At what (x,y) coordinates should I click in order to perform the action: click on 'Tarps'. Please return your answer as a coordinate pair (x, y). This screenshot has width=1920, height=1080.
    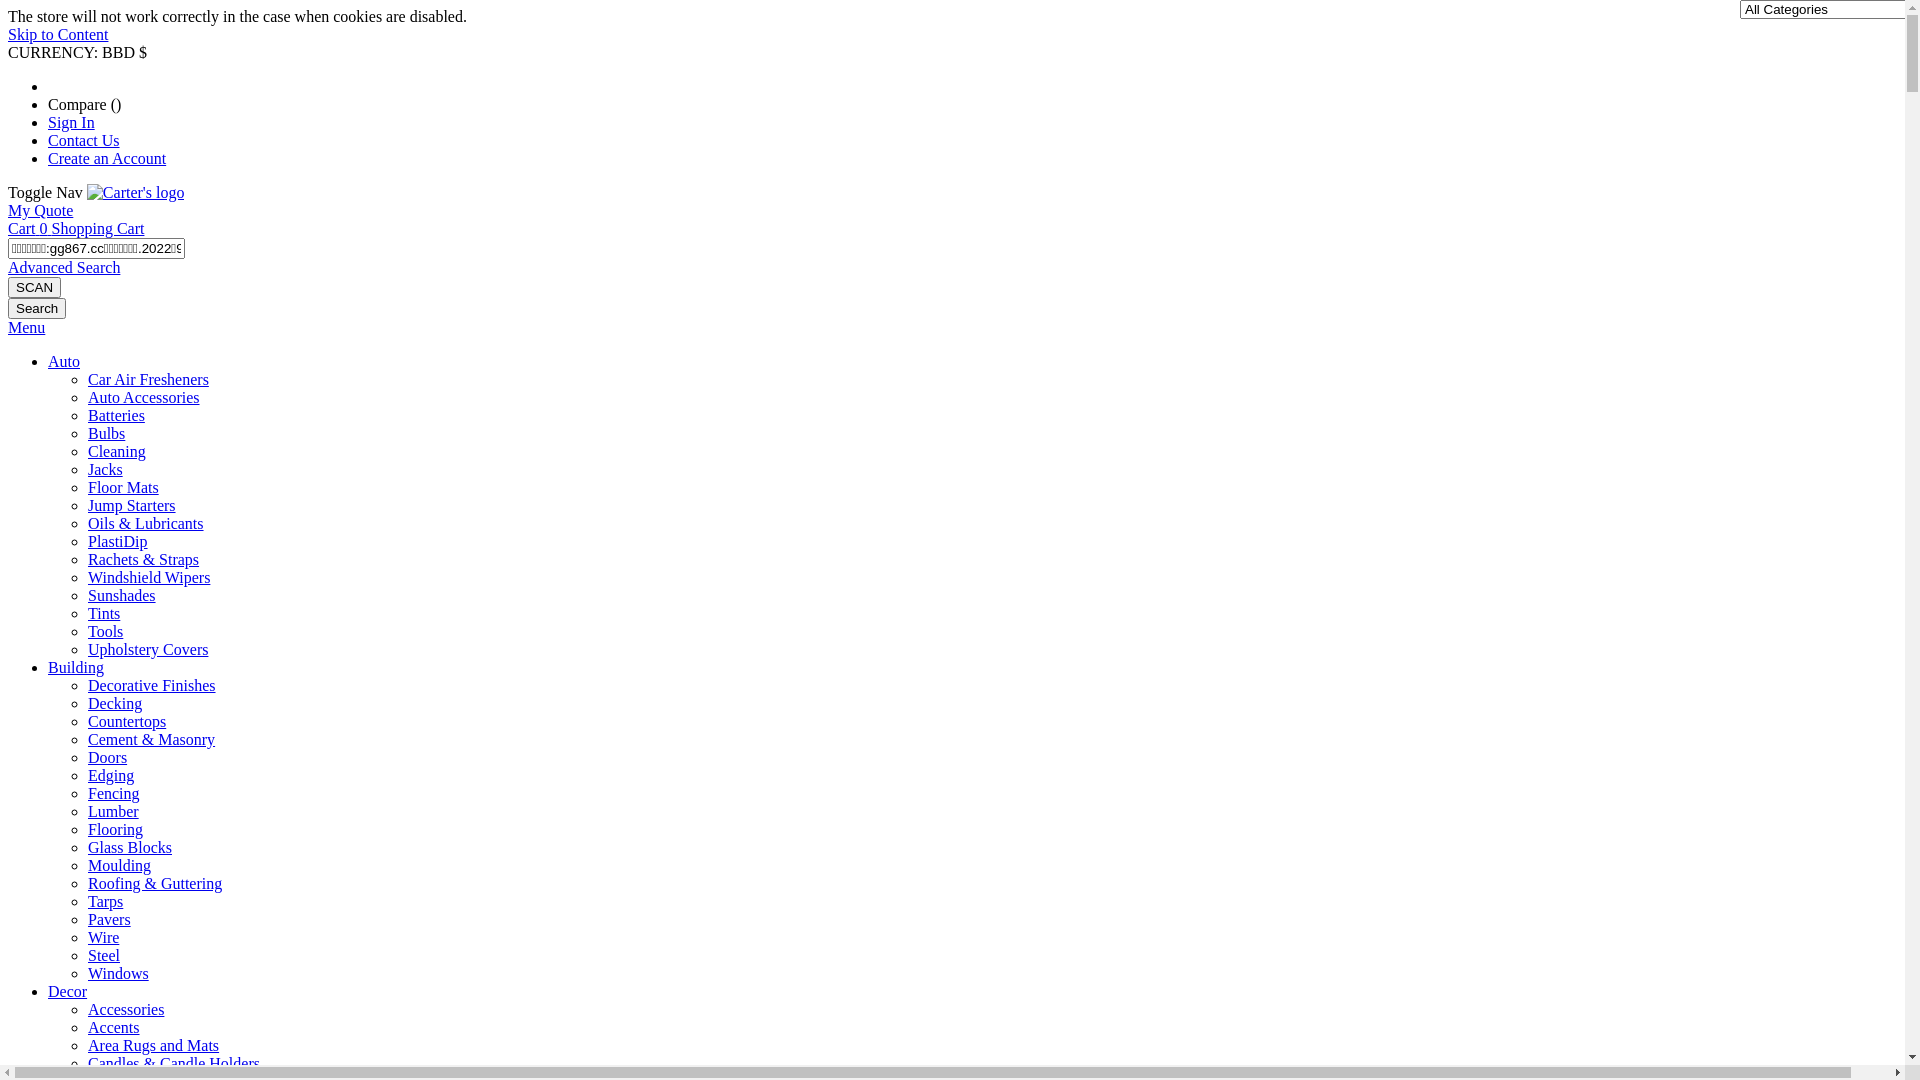
    Looking at the image, I should click on (86, 901).